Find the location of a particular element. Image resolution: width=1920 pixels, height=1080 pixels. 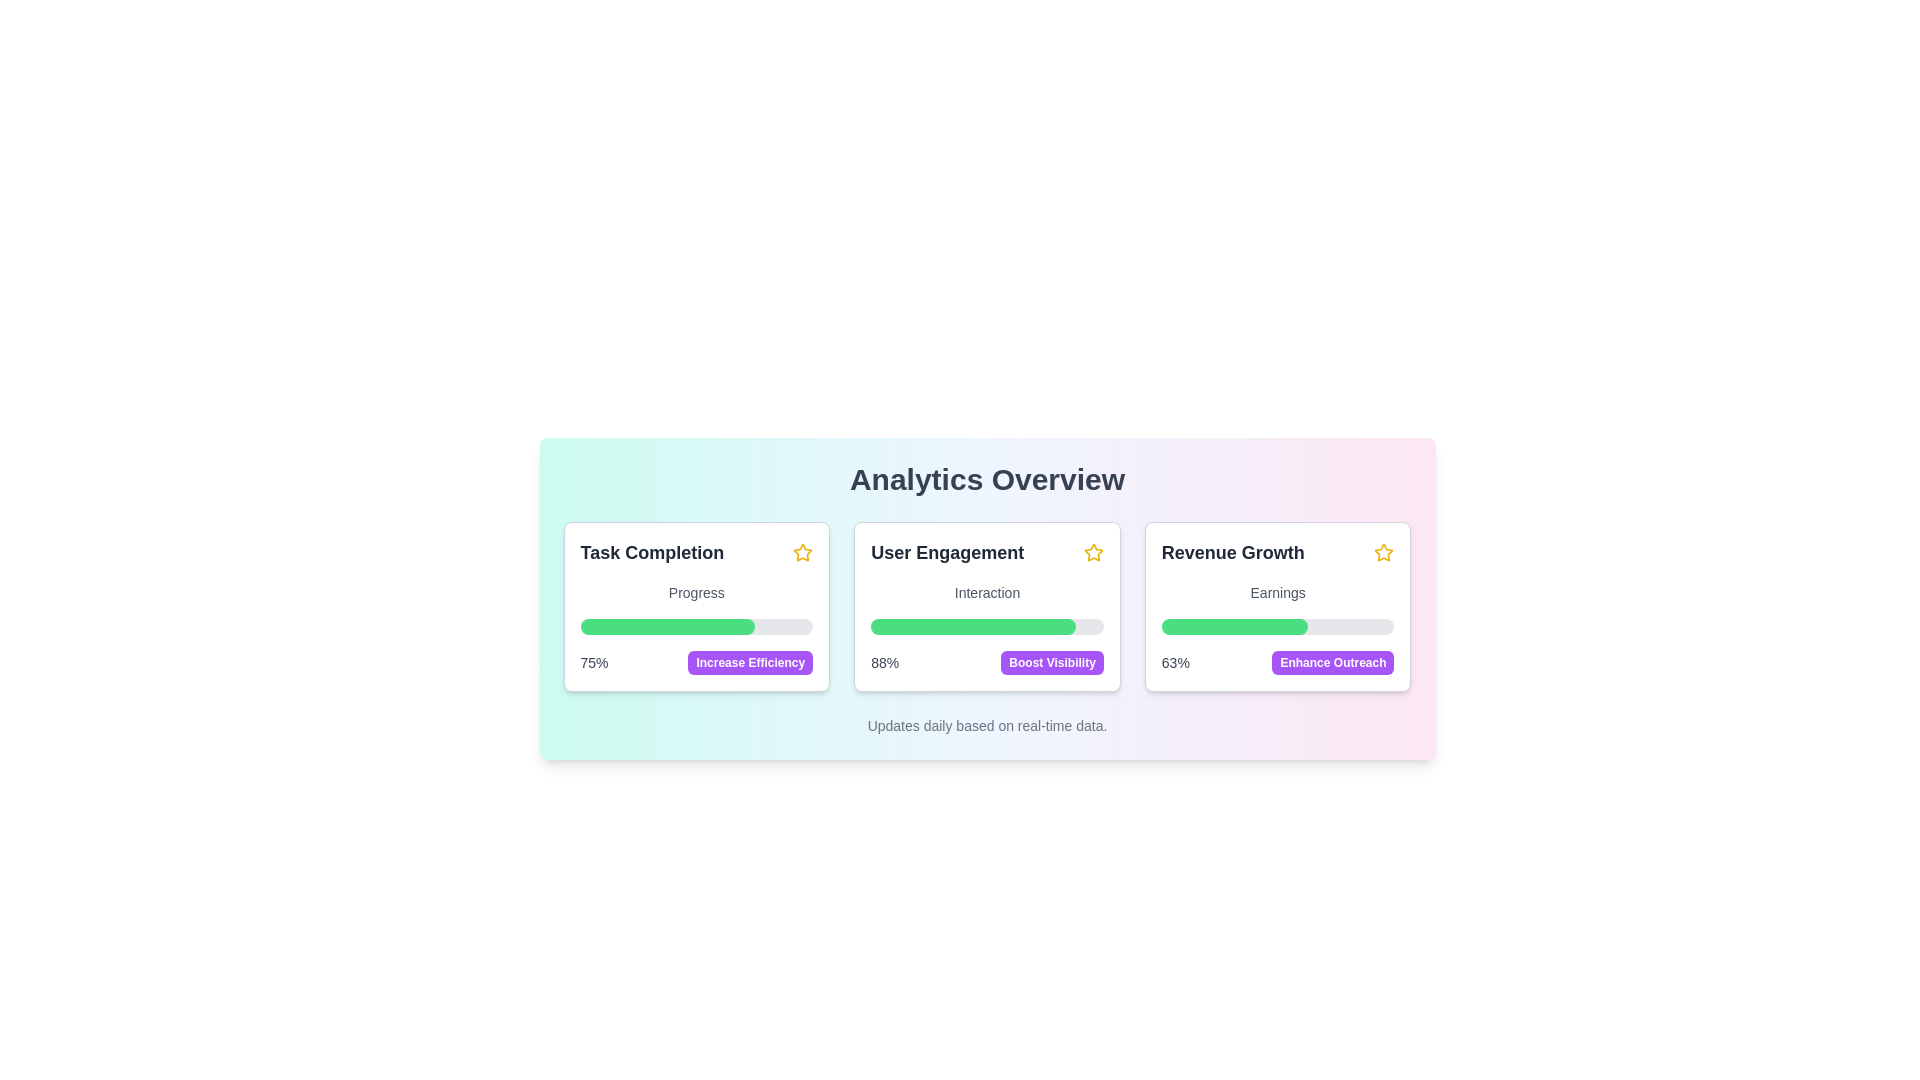

the 'Increase Efficiency' button with a purple background and bold white text located in the 'Analytics Overview' section is located at coordinates (749, 663).